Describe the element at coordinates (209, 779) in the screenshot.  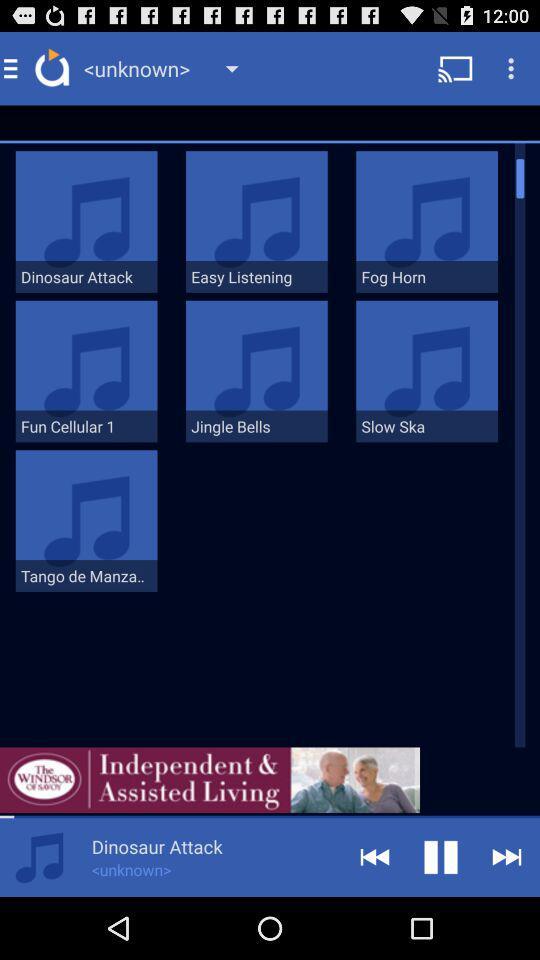
I see `open advertisement` at that location.